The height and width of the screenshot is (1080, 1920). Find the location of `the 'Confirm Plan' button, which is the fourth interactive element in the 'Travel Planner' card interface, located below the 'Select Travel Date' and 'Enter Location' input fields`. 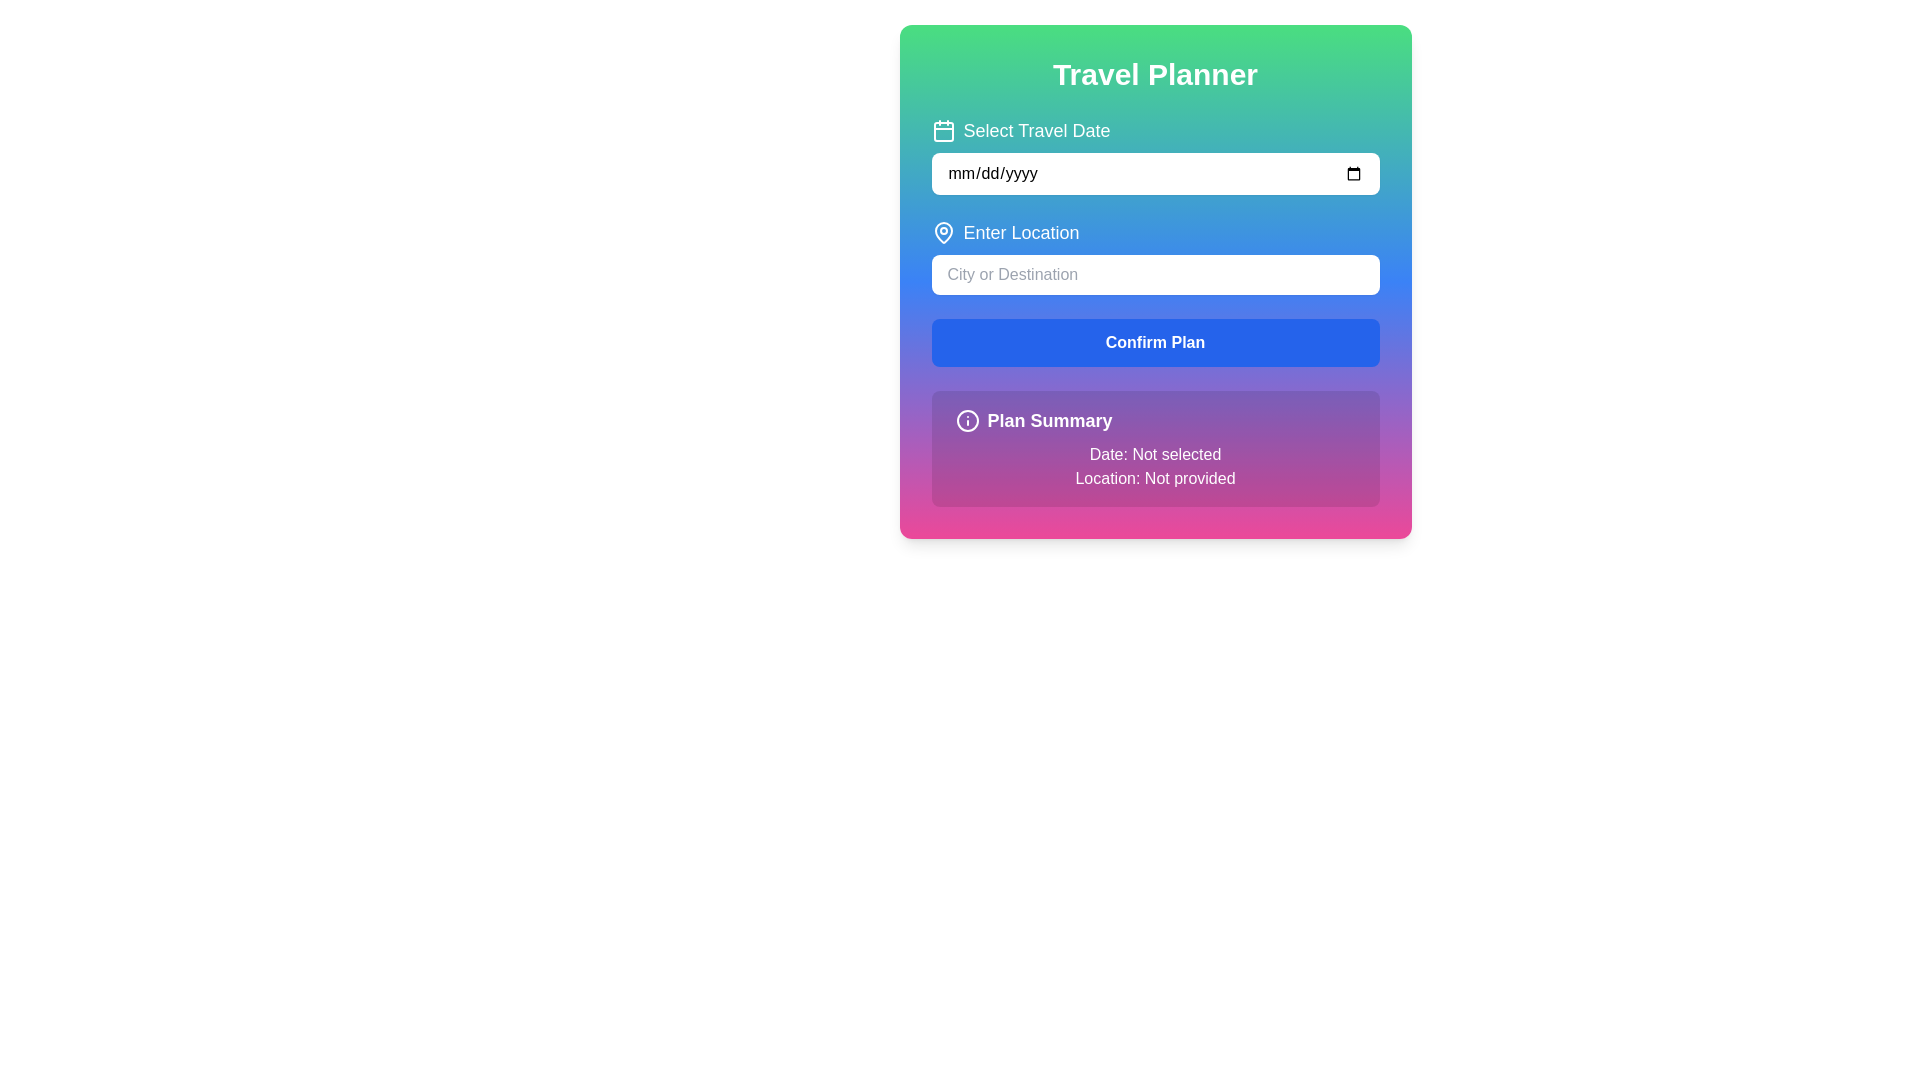

the 'Confirm Plan' button, which is the fourth interactive element in the 'Travel Planner' card interface, located below the 'Select Travel Date' and 'Enter Location' input fields is located at coordinates (1155, 342).